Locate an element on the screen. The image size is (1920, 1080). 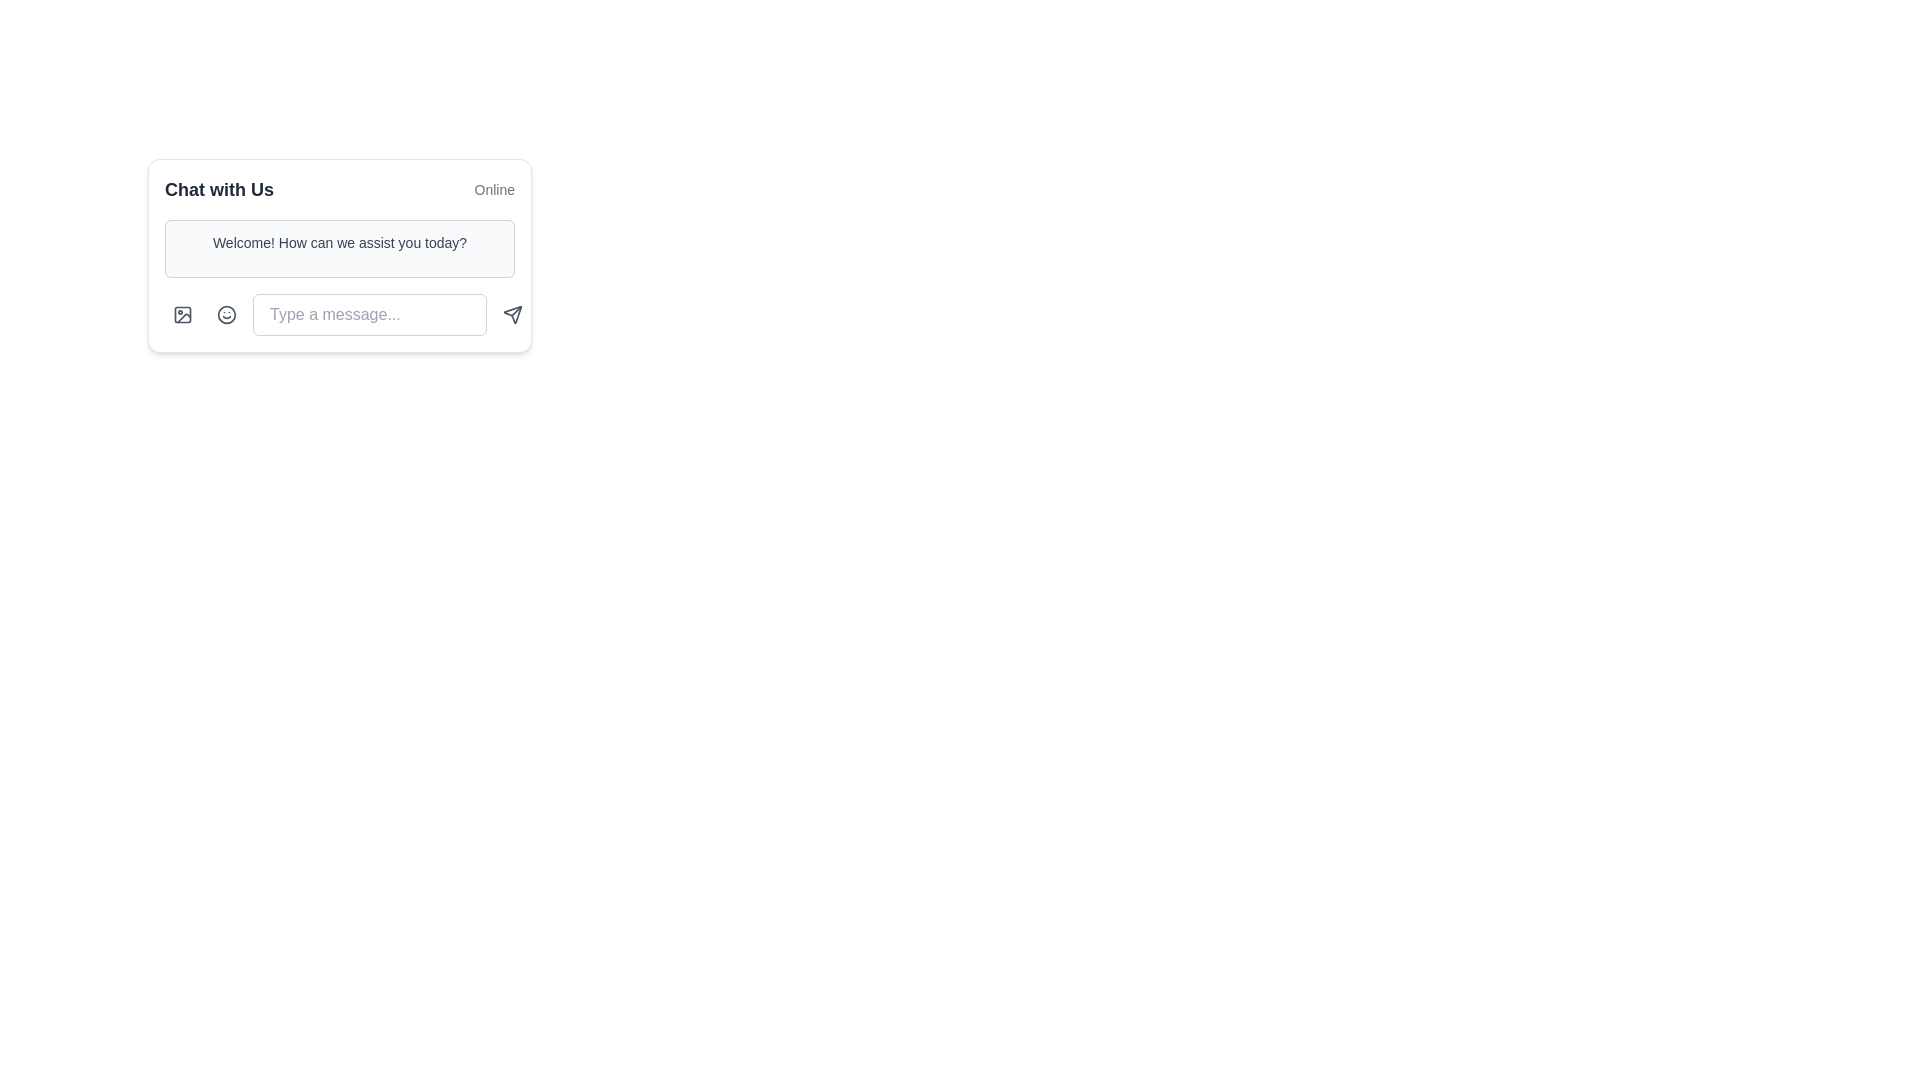
the decorative rounded rectangle component of the SVG icon located in the bottom-right section of the chat widget is located at coordinates (182, 315).